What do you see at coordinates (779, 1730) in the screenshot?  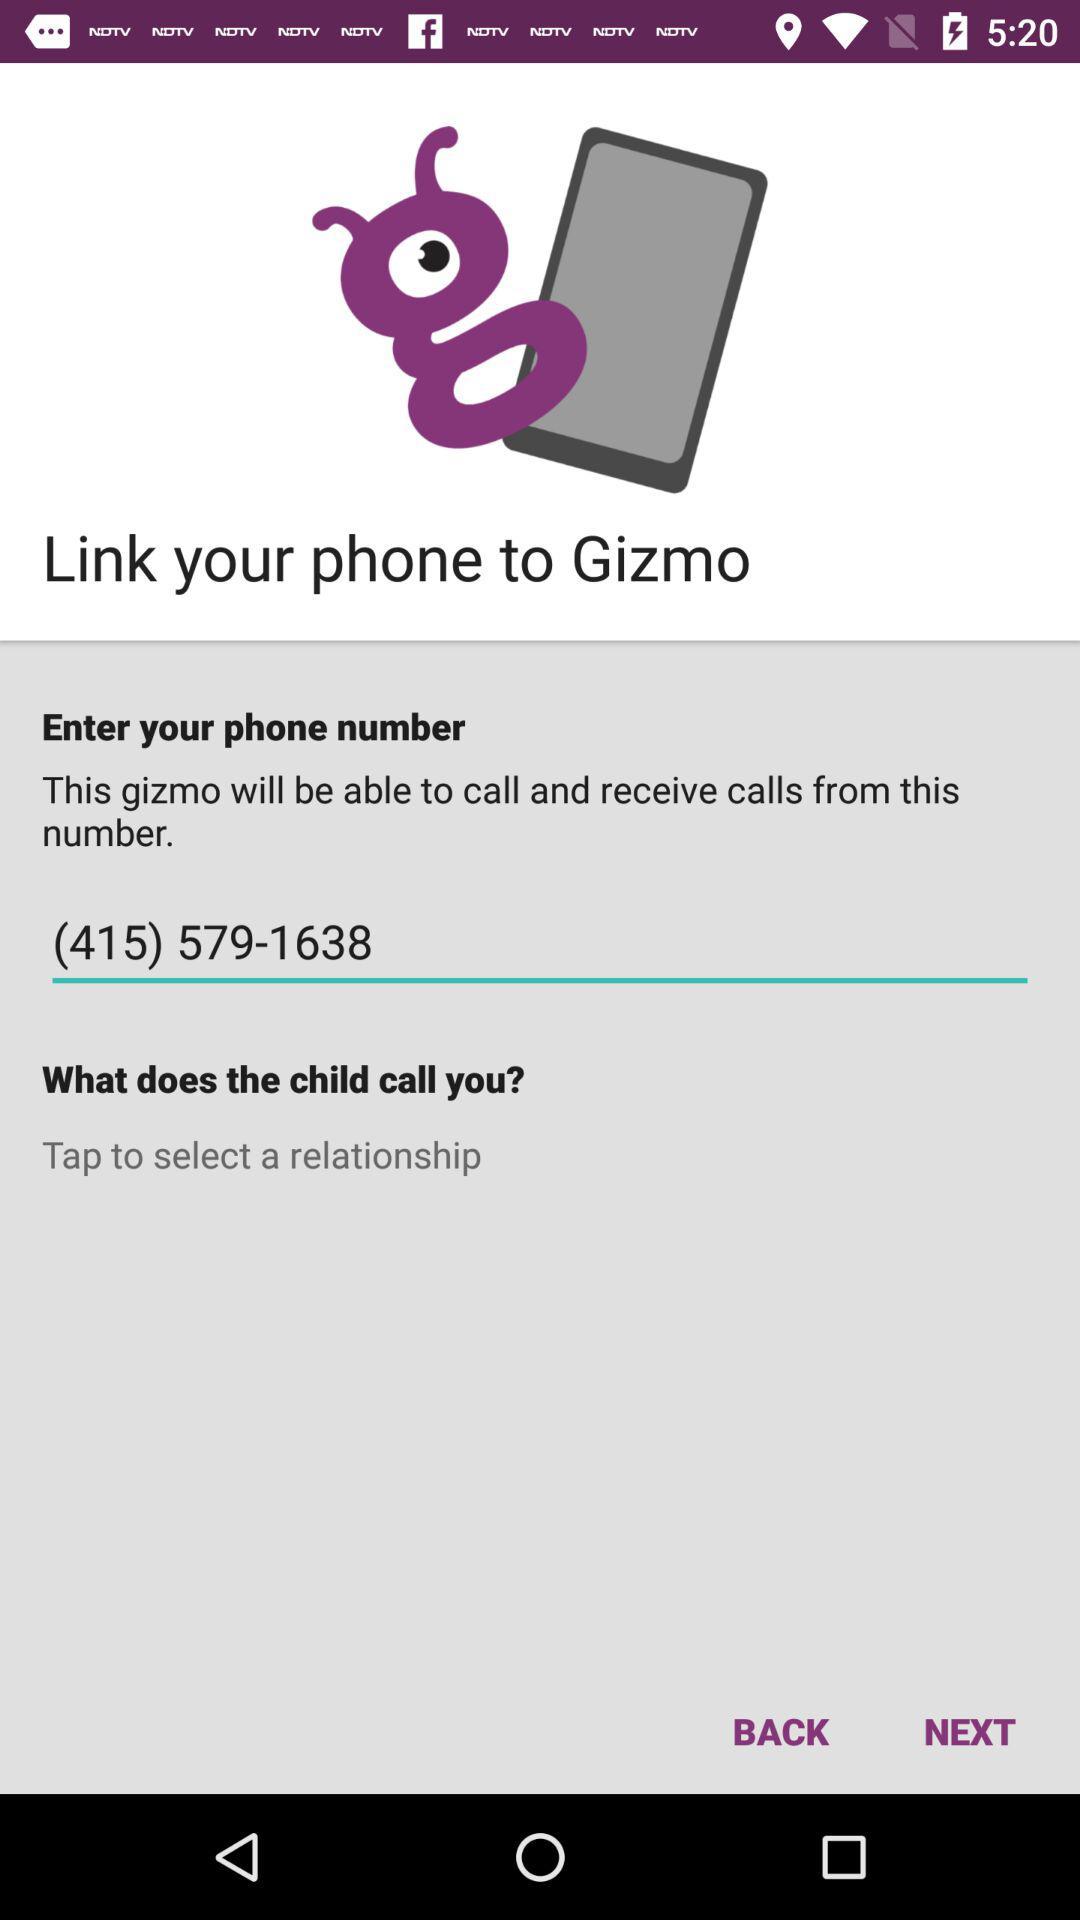 I see `the icon next to the next icon` at bounding box center [779, 1730].